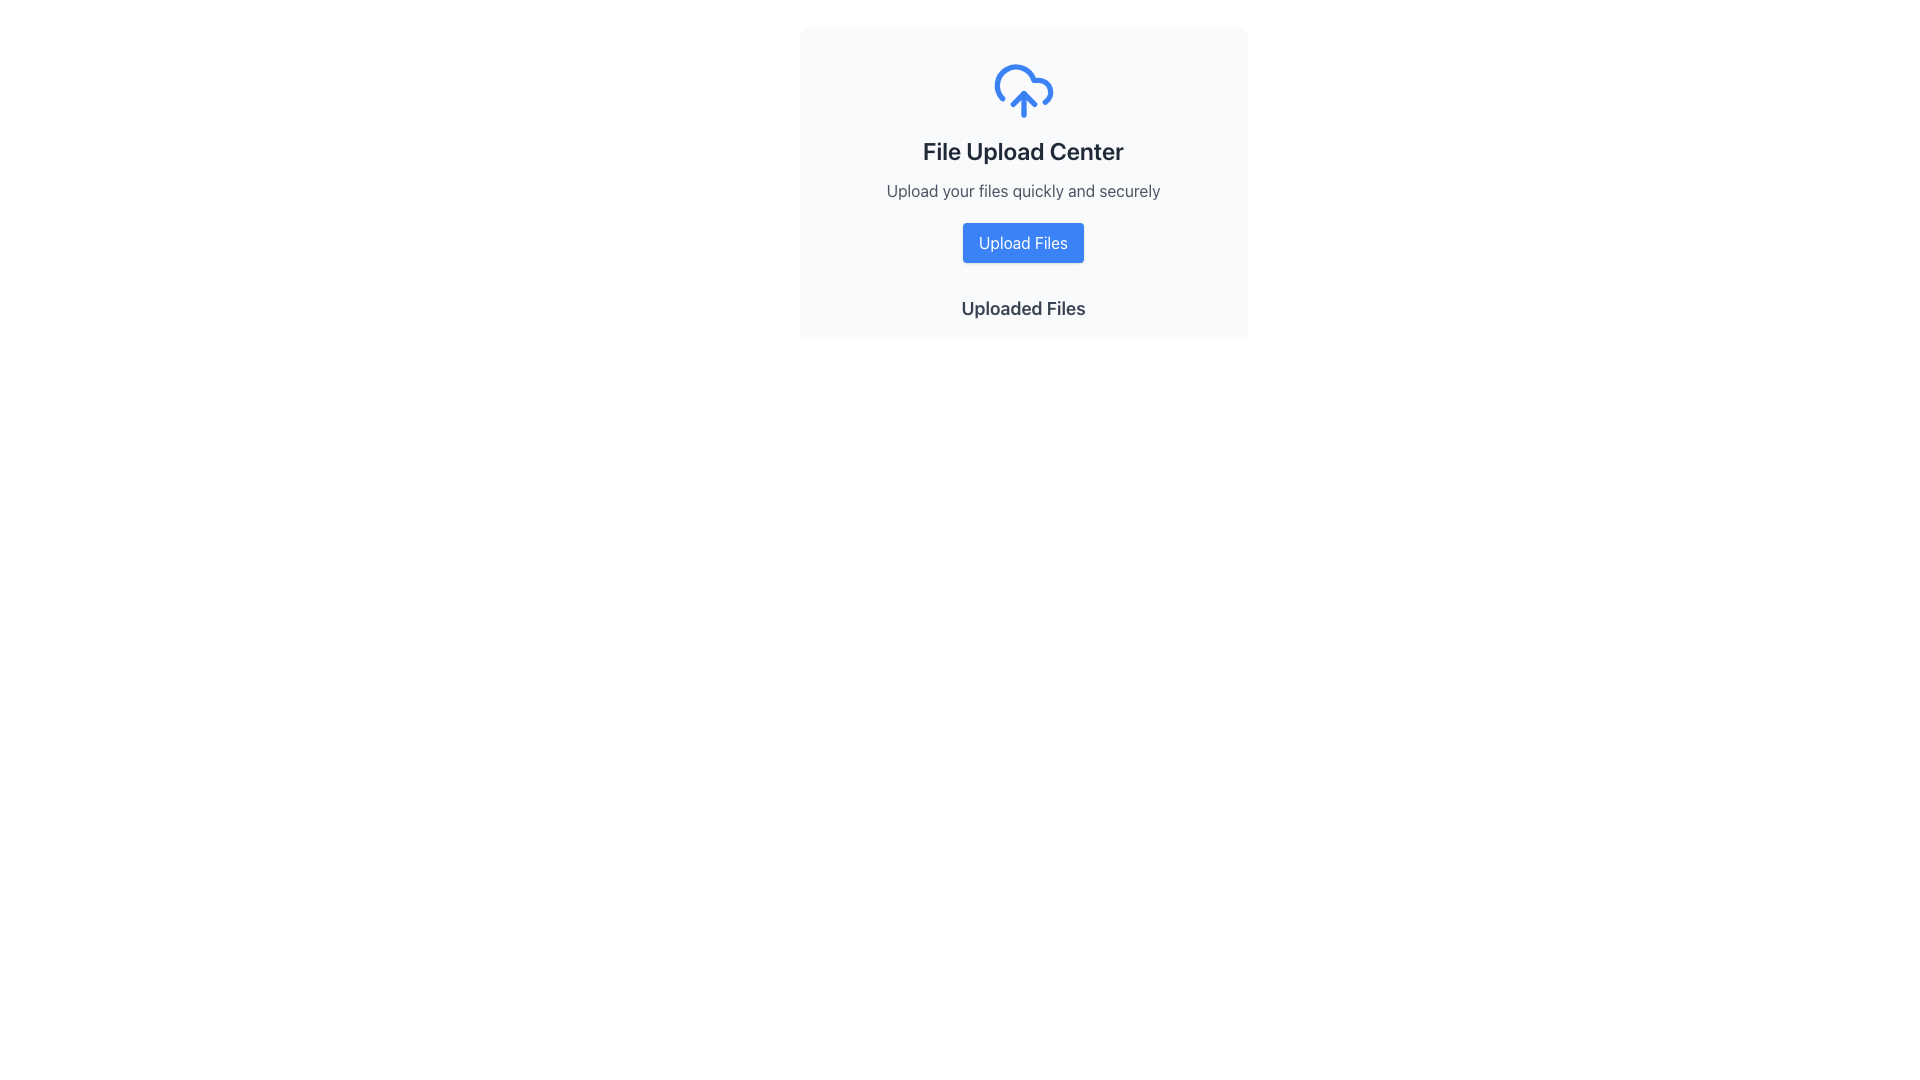 The image size is (1920, 1080). Describe the element at coordinates (1023, 242) in the screenshot. I see `the prominent file upload button` at that location.